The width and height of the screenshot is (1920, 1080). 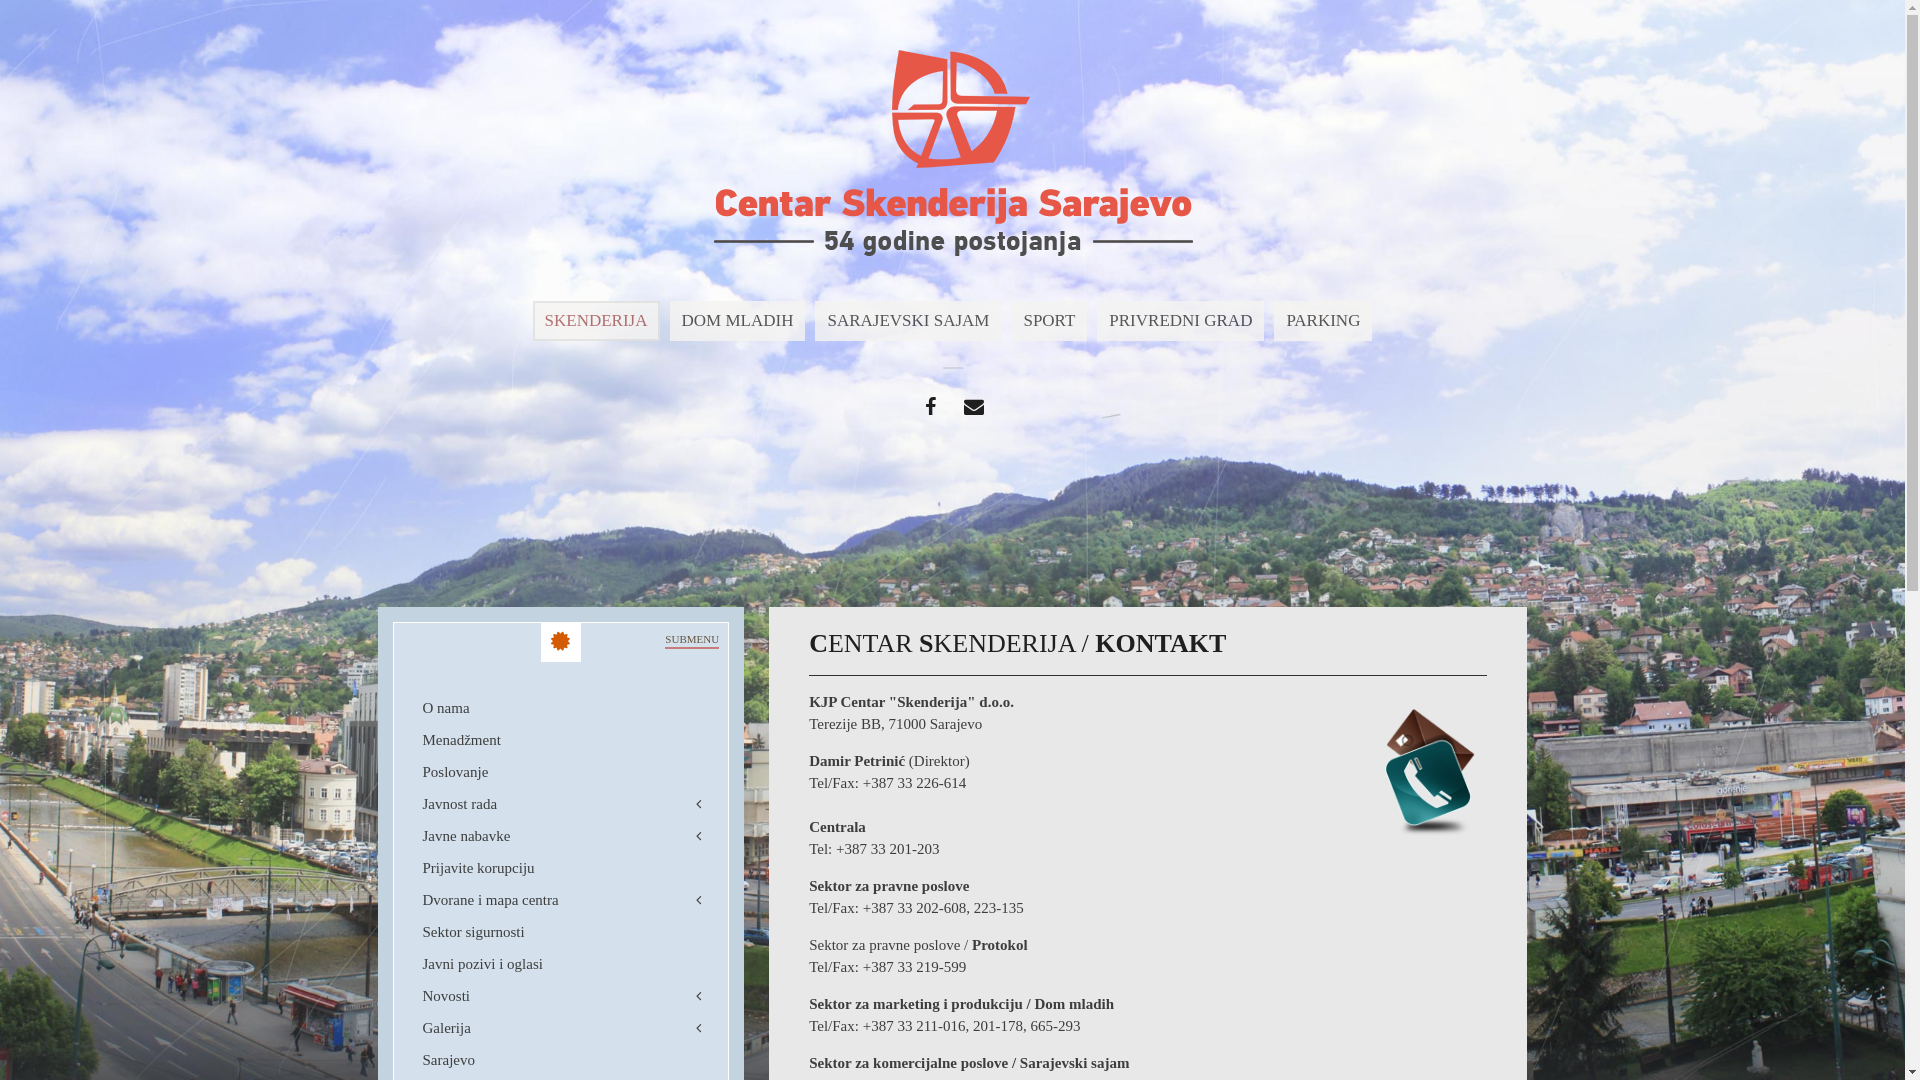 What do you see at coordinates (815, 319) in the screenshot?
I see `'SARAJEVSKI SAJAM'` at bounding box center [815, 319].